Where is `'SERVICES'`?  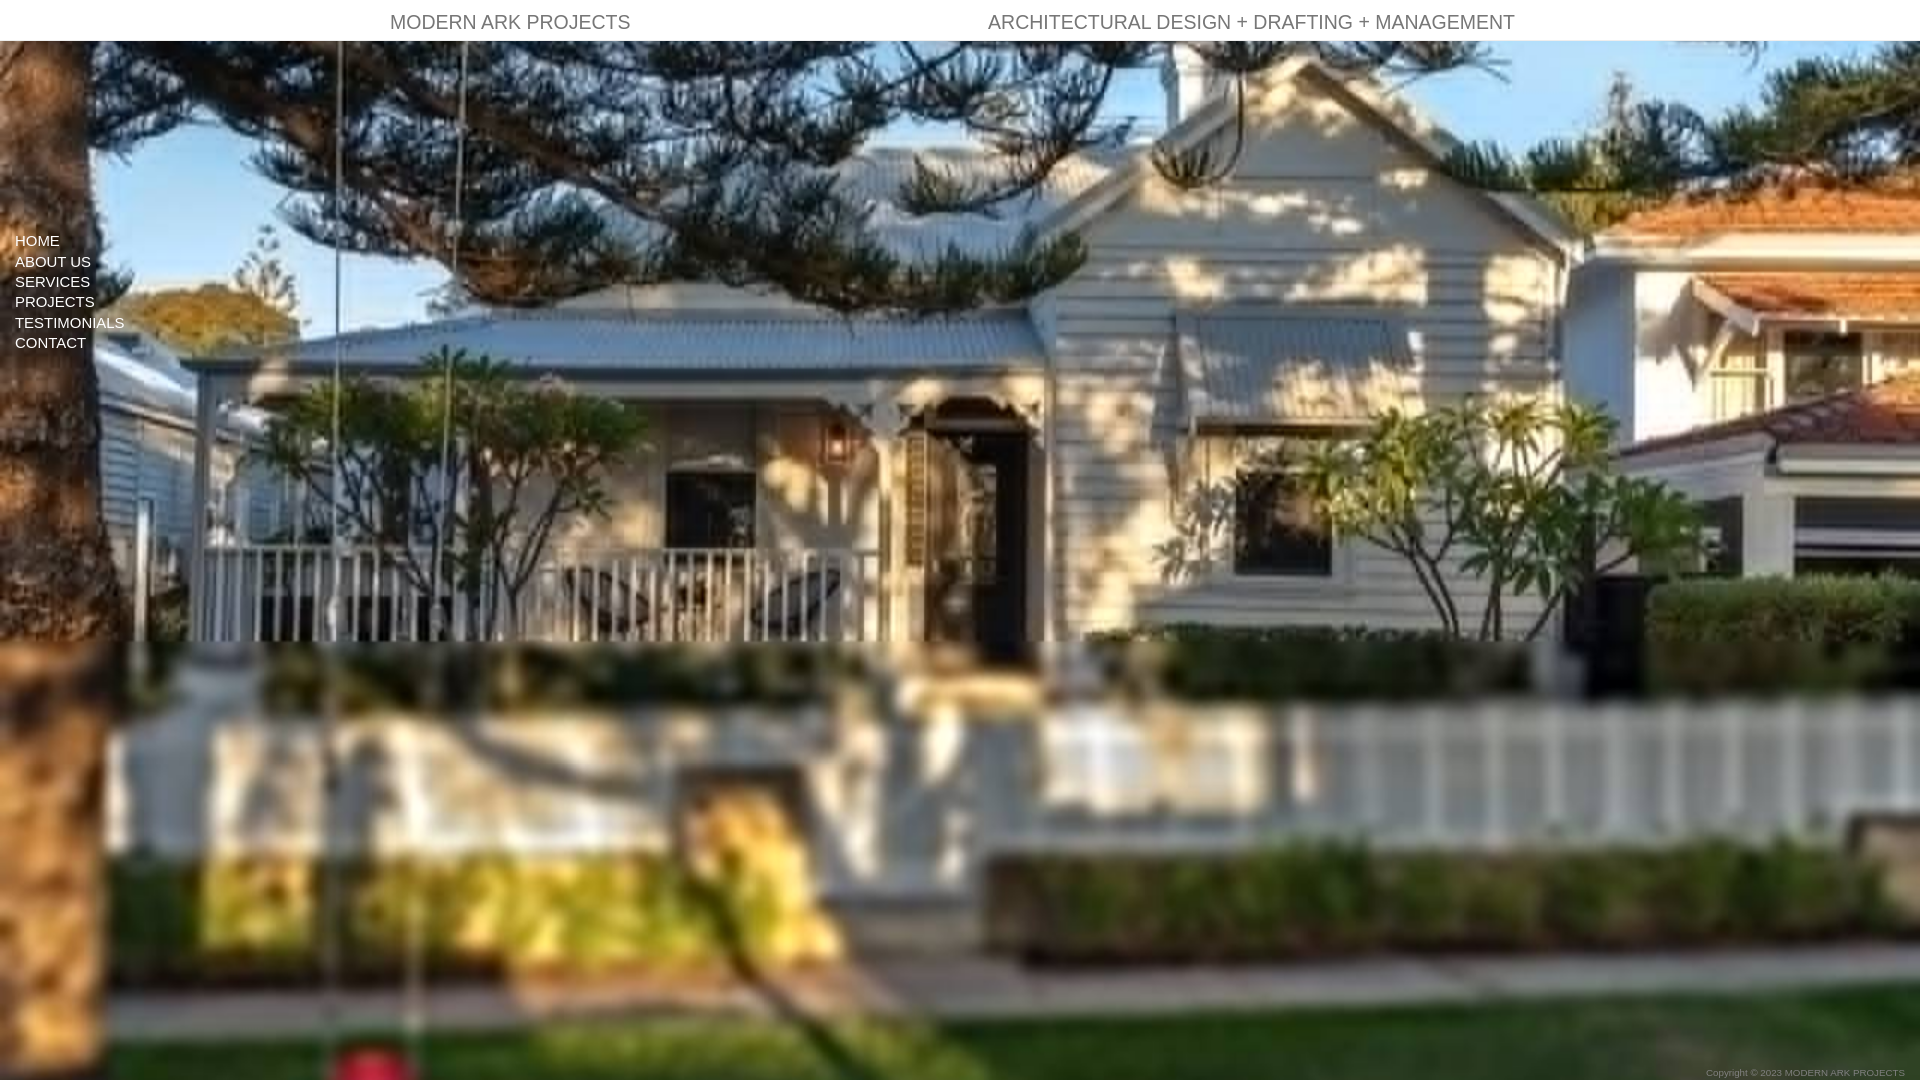 'SERVICES' is located at coordinates (104, 281).